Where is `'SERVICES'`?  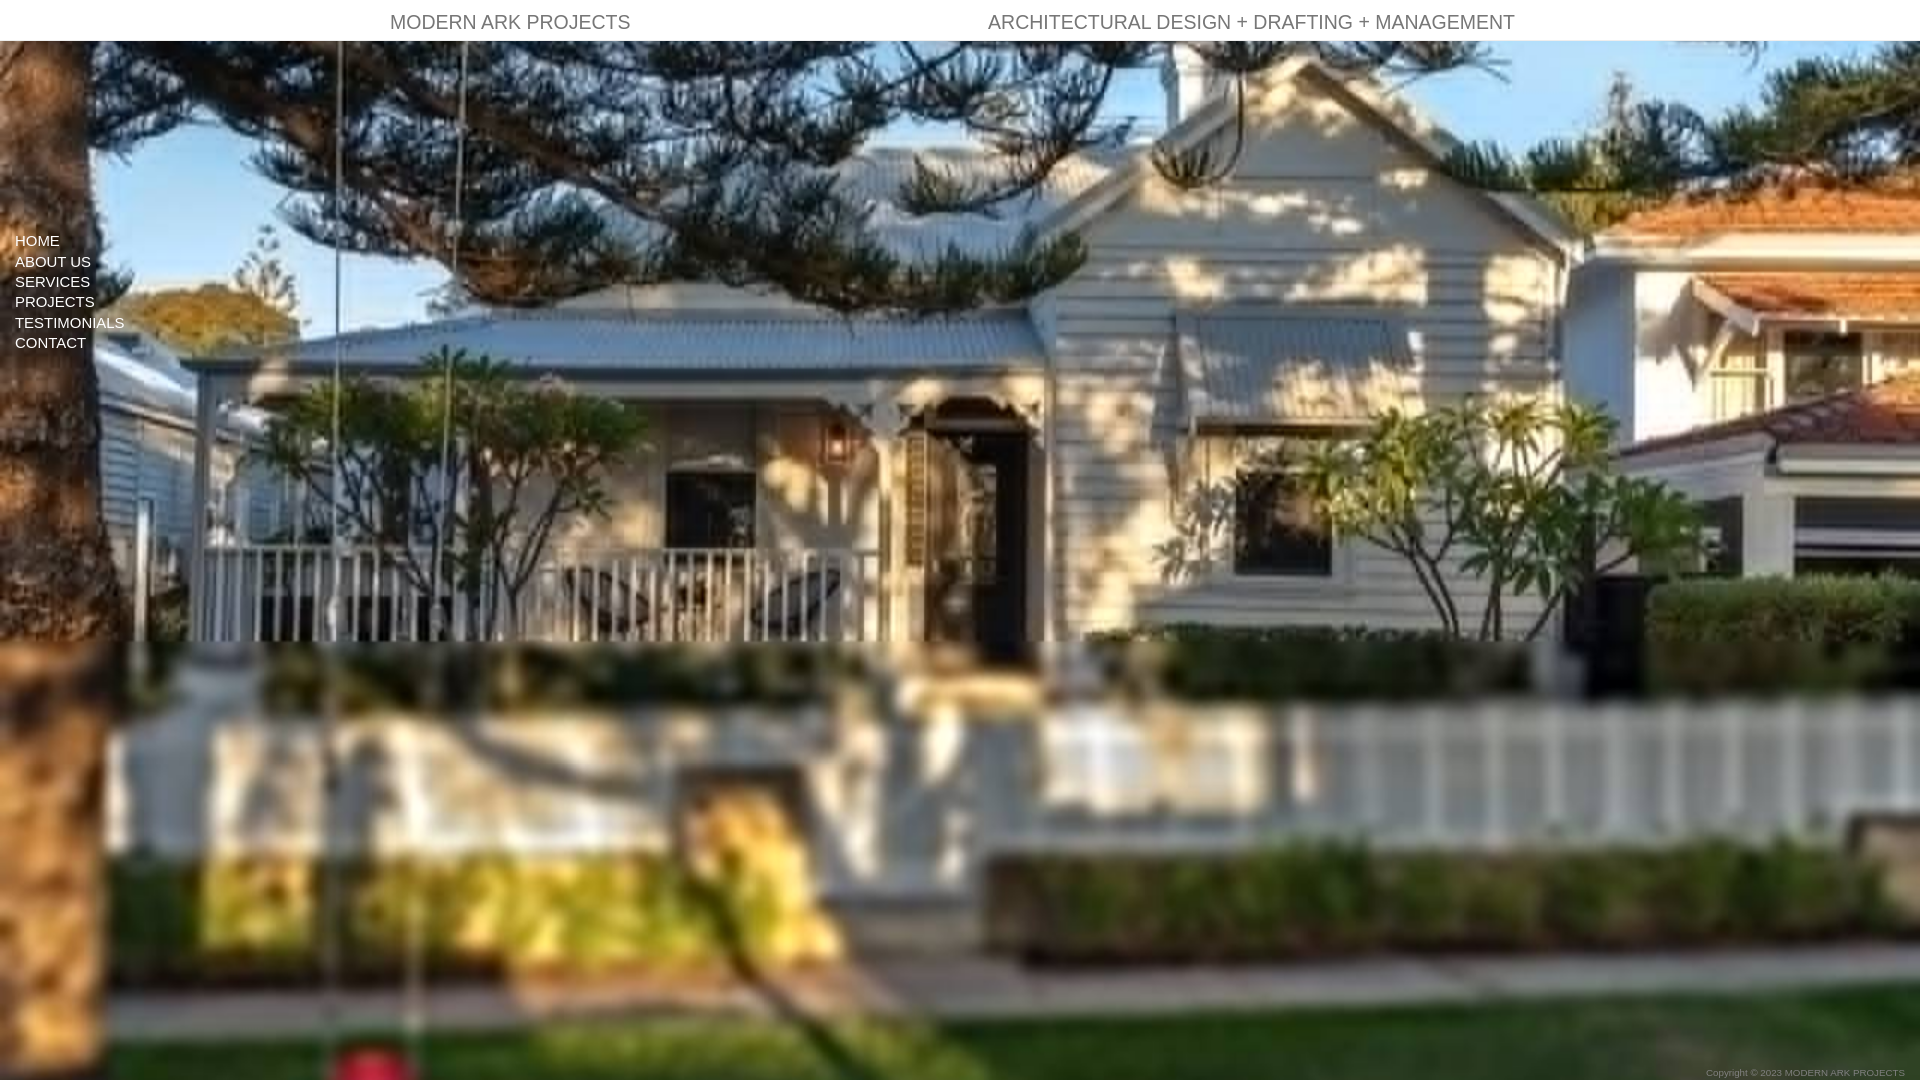 'SERVICES' is located at coordinates (104, 281).